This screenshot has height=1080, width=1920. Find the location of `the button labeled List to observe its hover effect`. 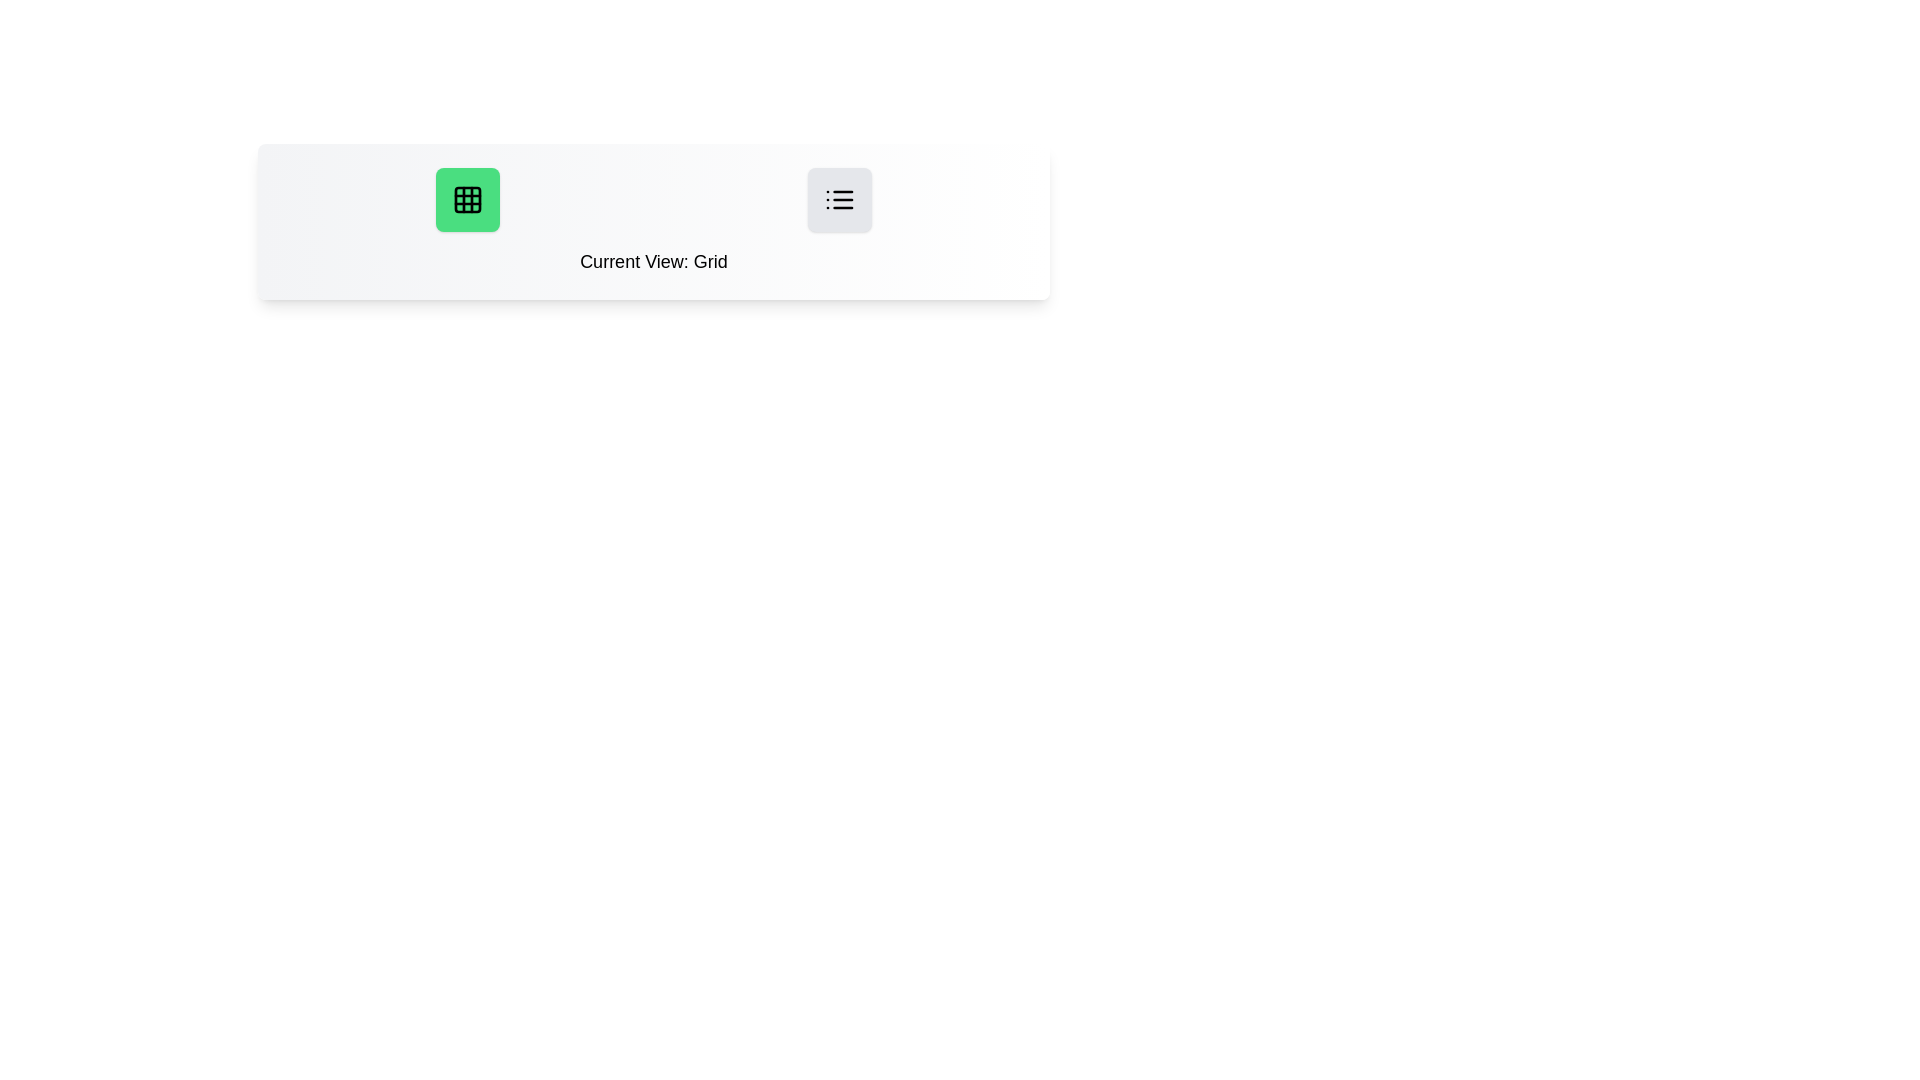

the button labeled List to observe its hover effect is located at coordinates (840, 200).